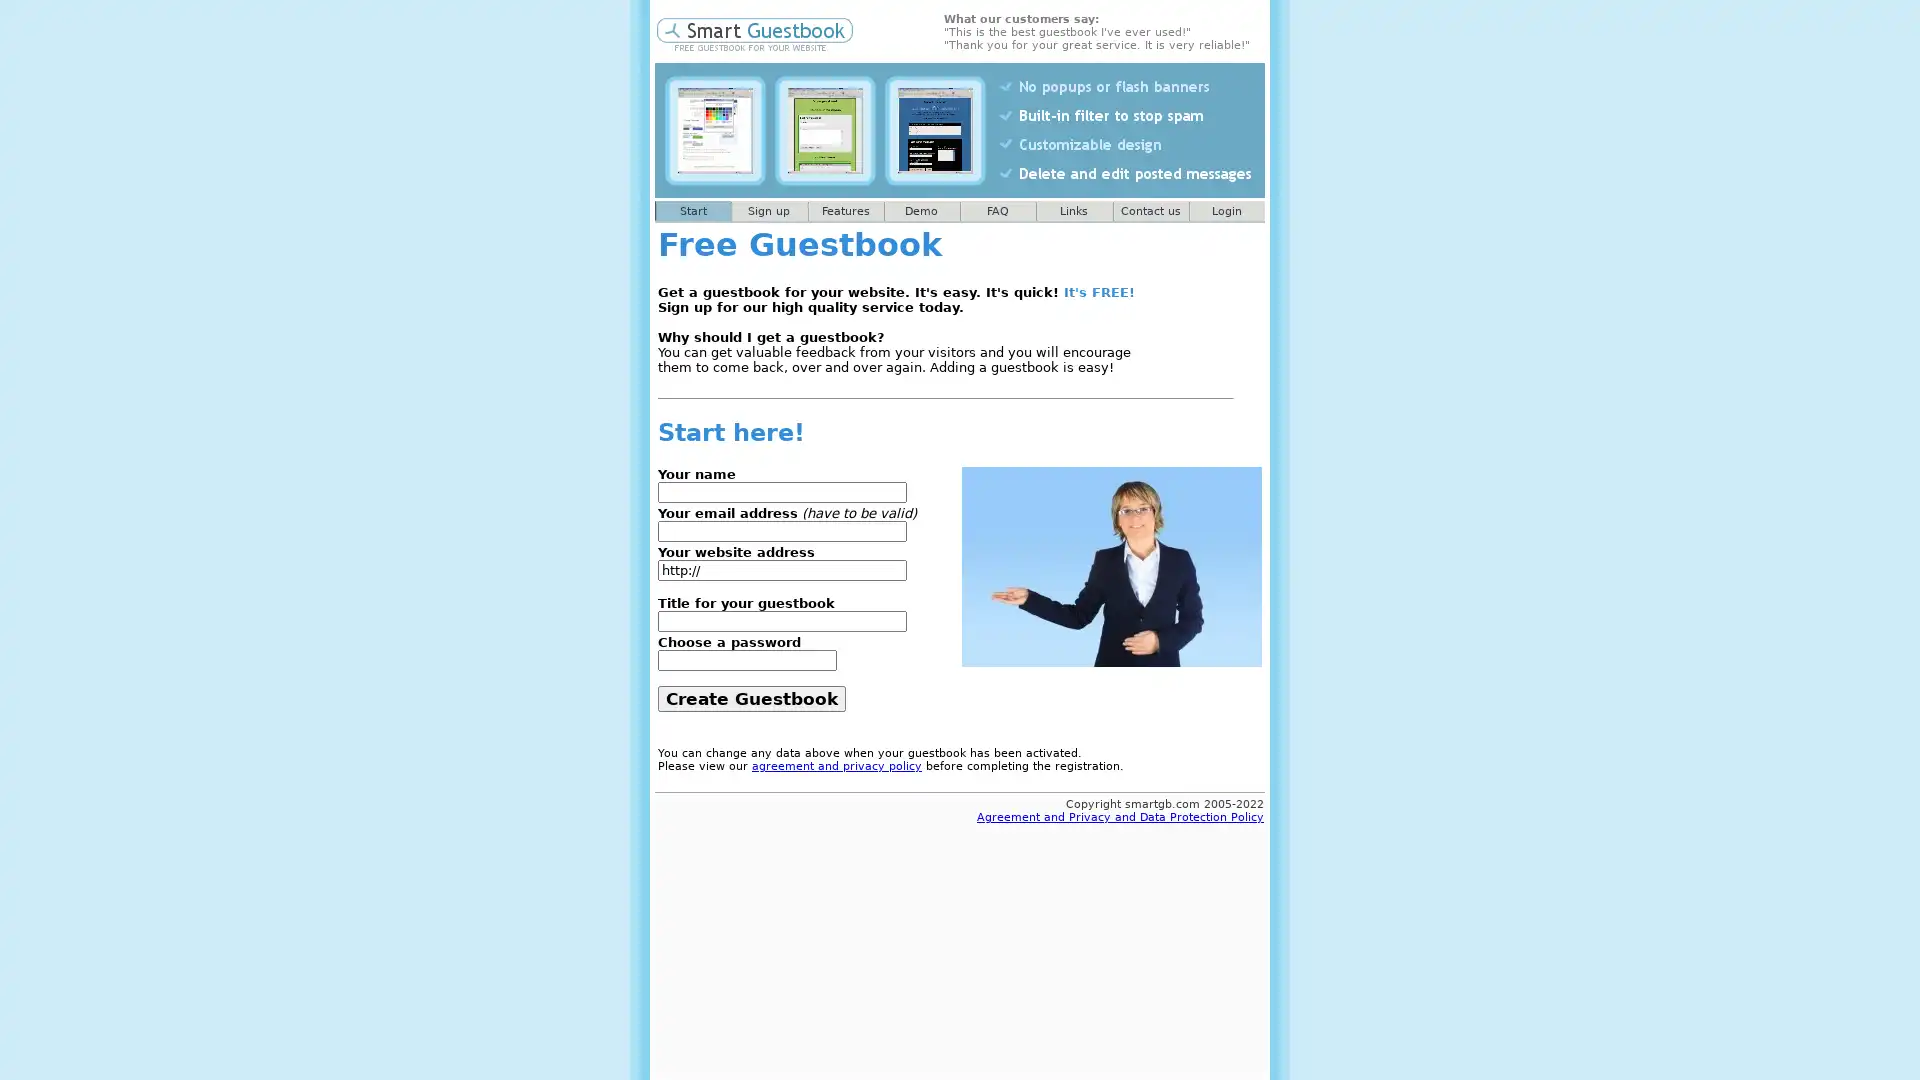 This screenshot has height=1080, width=1920. Describe the element at coordinates (751, 697) in the screenshot. I see `Create Guestbook` at that location.